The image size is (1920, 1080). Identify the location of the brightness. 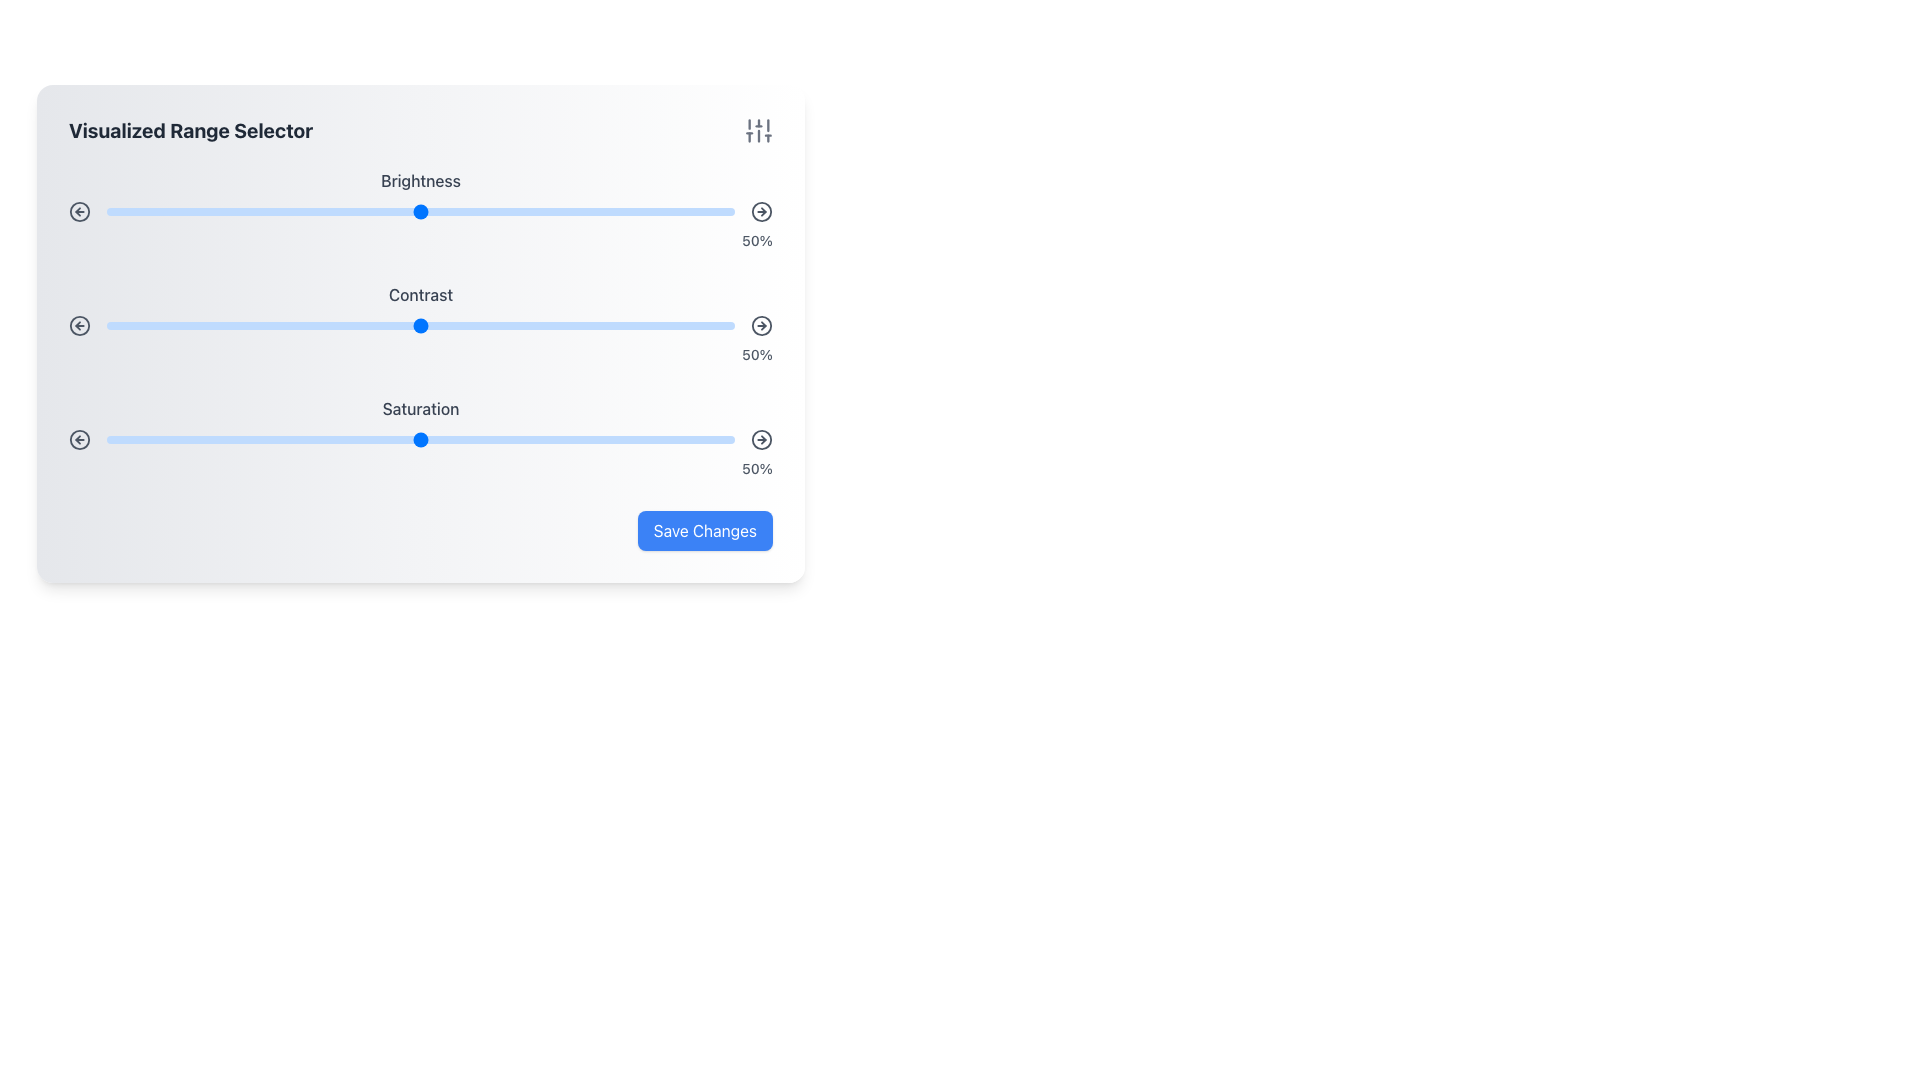
(653, 212).